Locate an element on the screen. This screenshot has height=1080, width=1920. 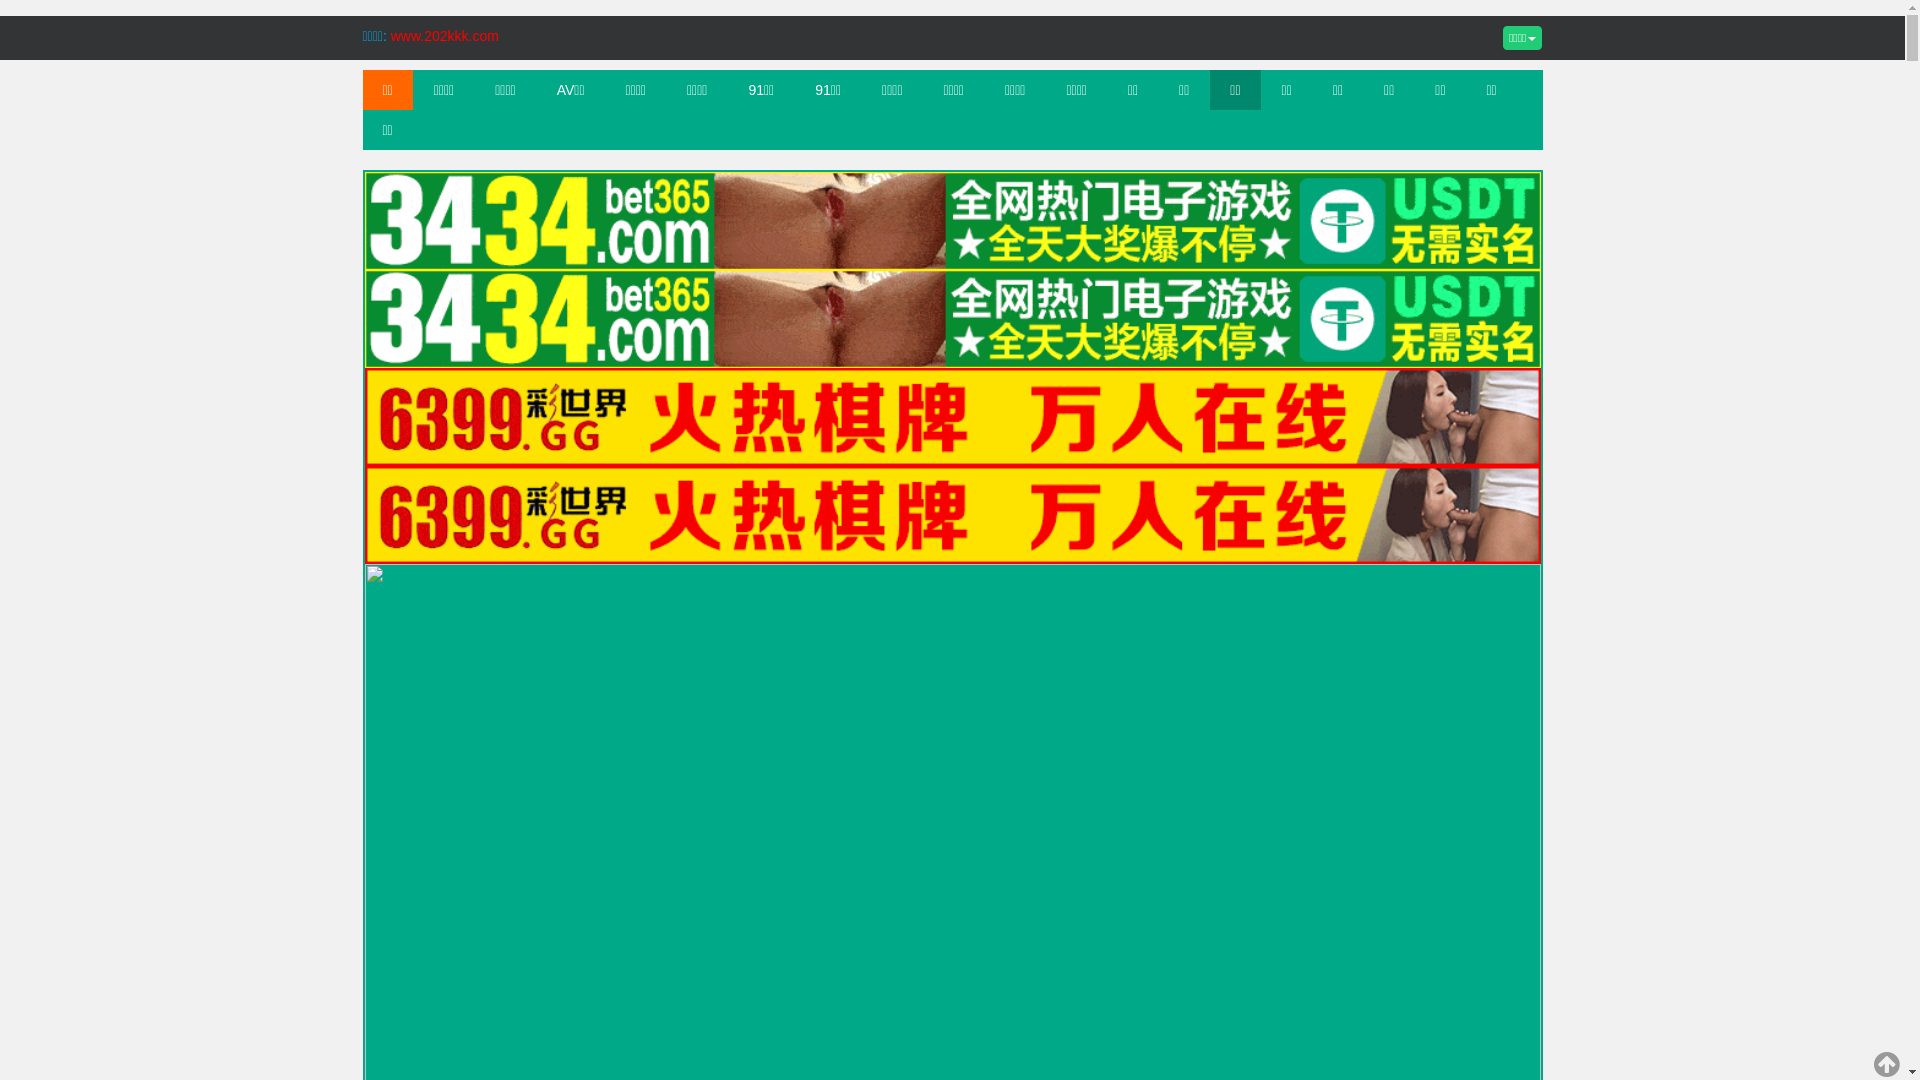
'www.202kkk.com' is located at coordinates (444, 35).